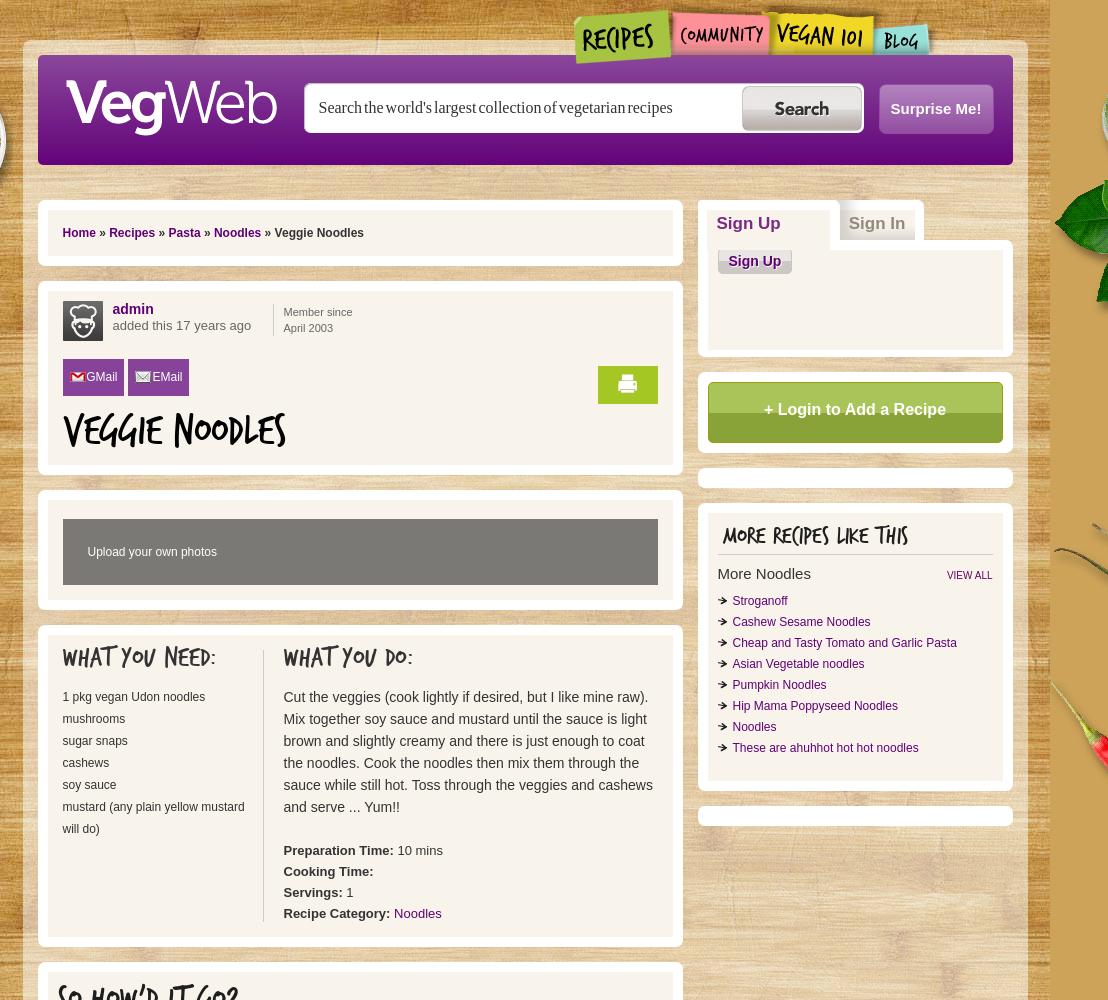  What do you see at coordinates (337, 913) in the screenshot?
I see `'Recipe Category:'` at bounding box center [337, 913].